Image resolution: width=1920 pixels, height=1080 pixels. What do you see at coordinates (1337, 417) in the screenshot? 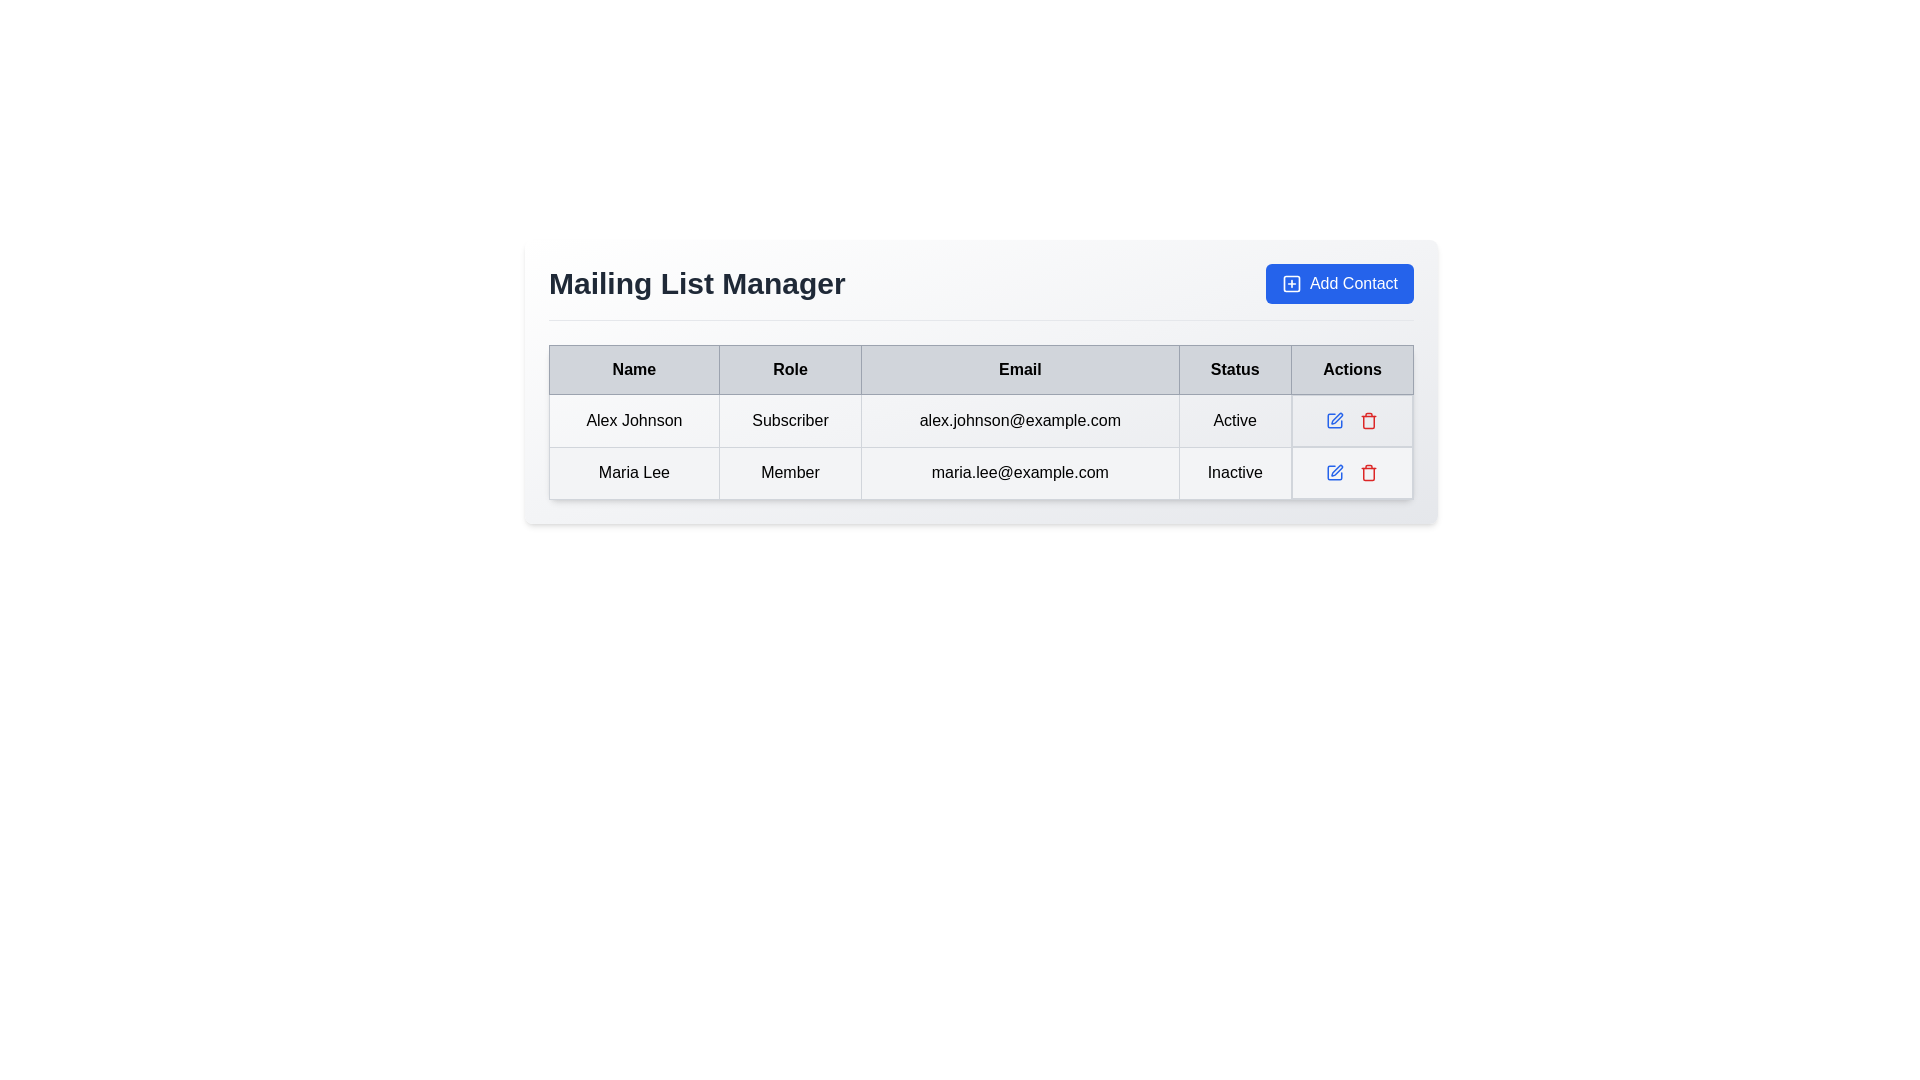
I see `the edit icon, which resembles a pen and is located in the 'Actions' column of the second row, to initiate the editing process` at bounding box center [1337, 417].